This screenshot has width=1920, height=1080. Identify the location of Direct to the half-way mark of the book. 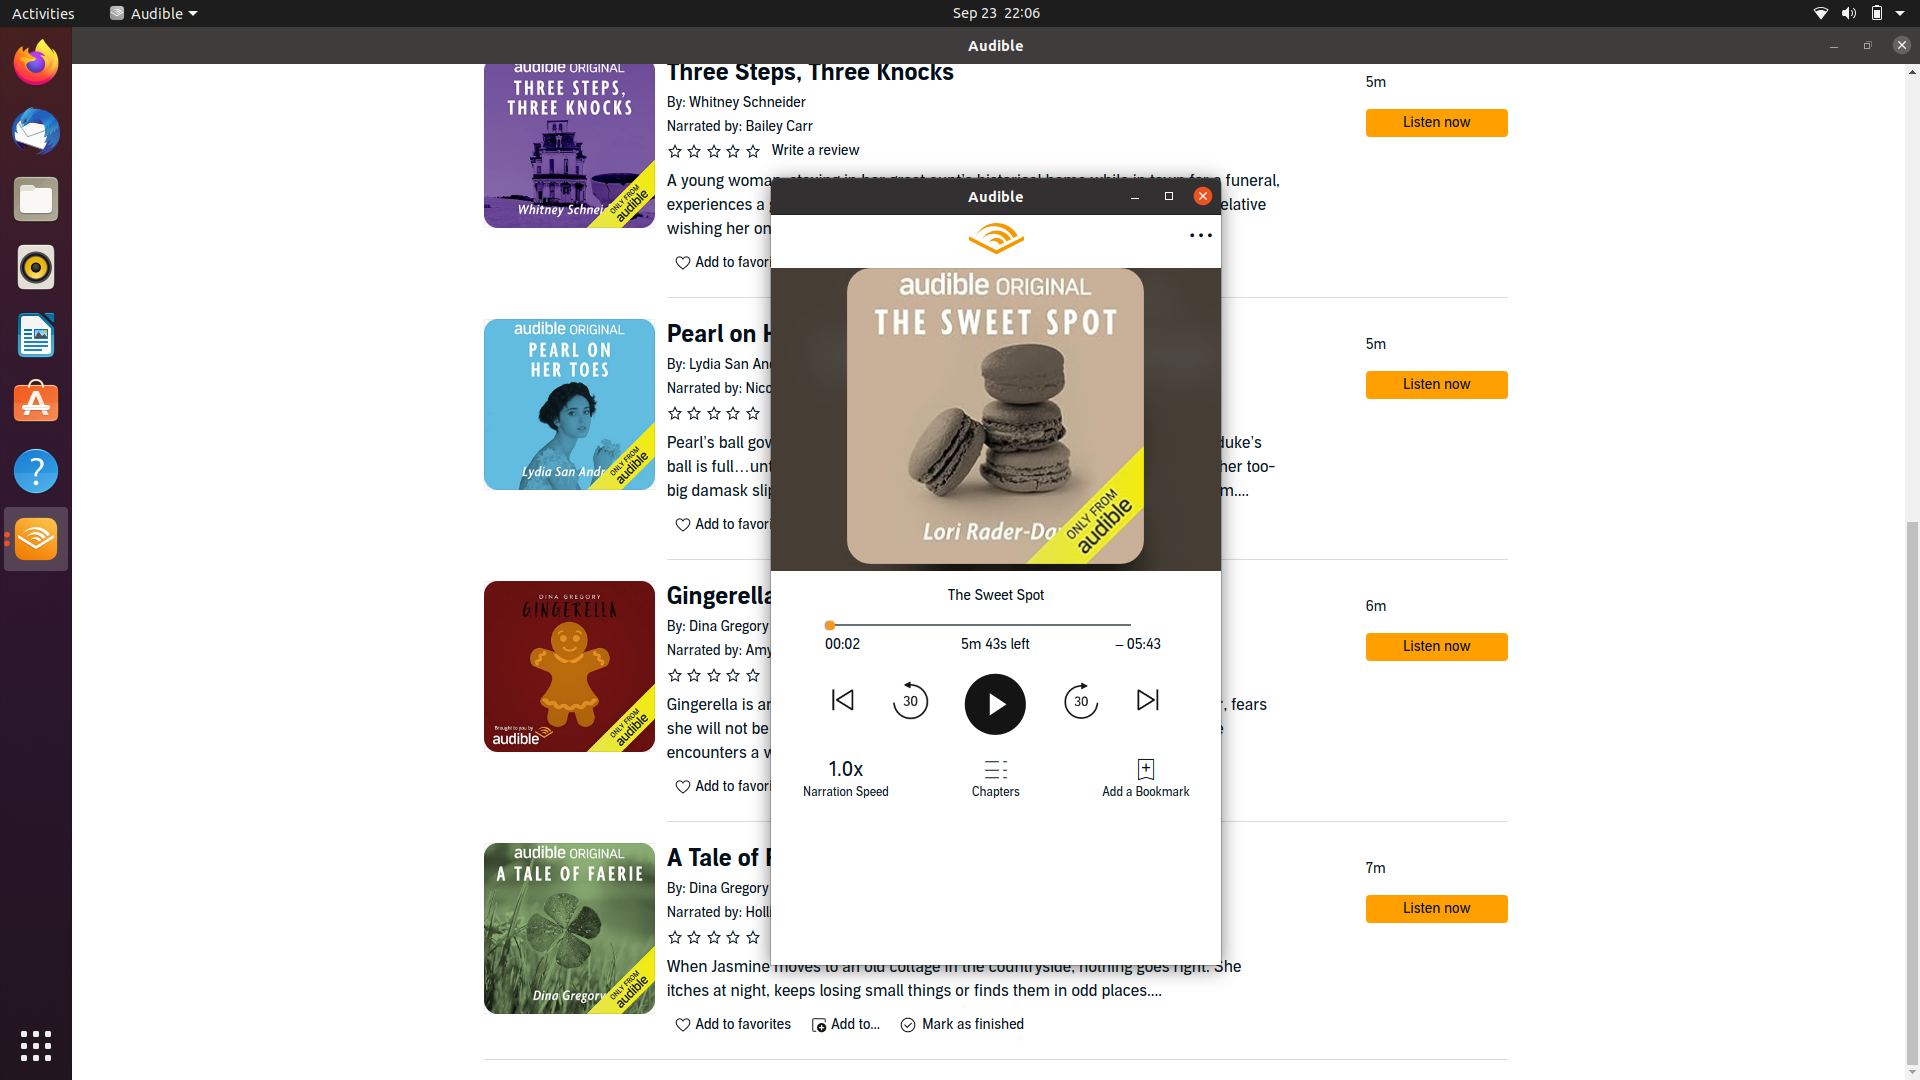
(993, 624).